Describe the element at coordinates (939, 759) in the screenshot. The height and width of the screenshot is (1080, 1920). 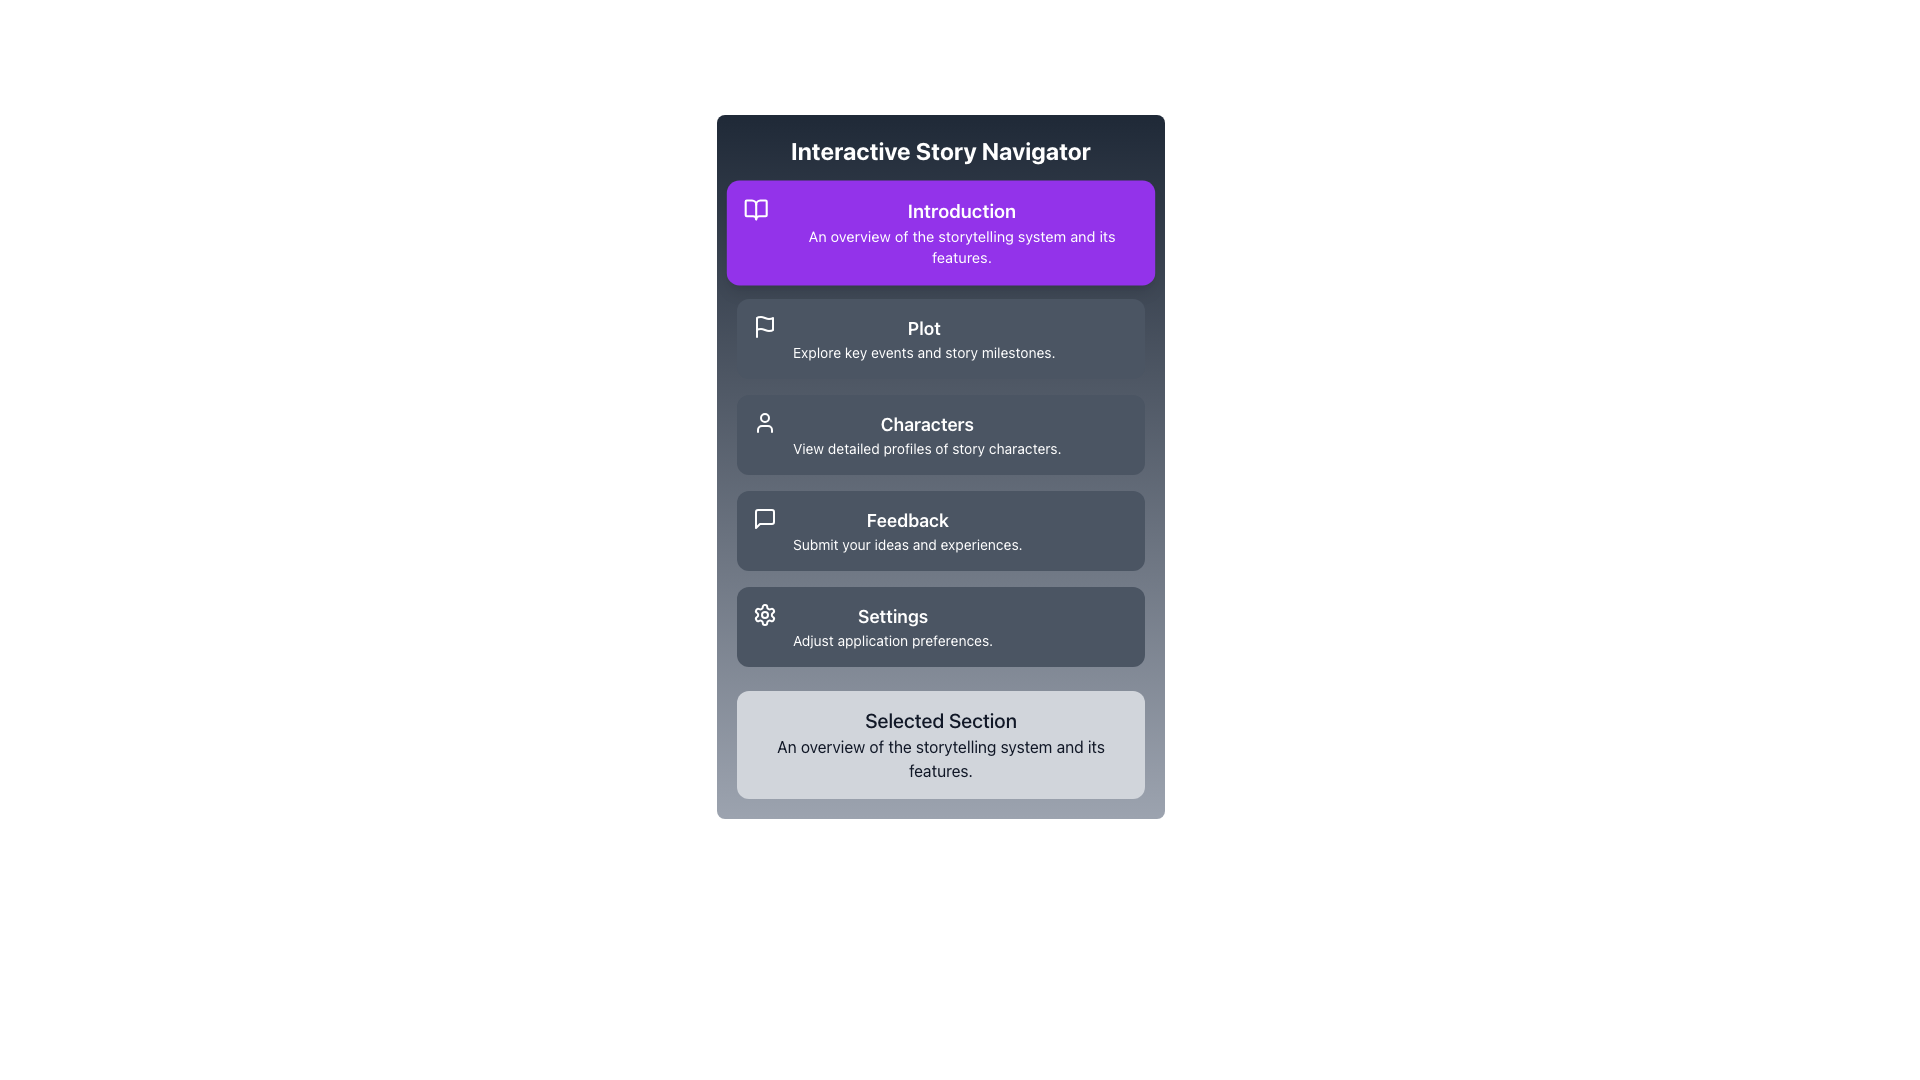
I see `the text element displaying 'An overview of the storytelling system and its features.' located below the 'Selected Section' title in the last card of the interface` at that location.